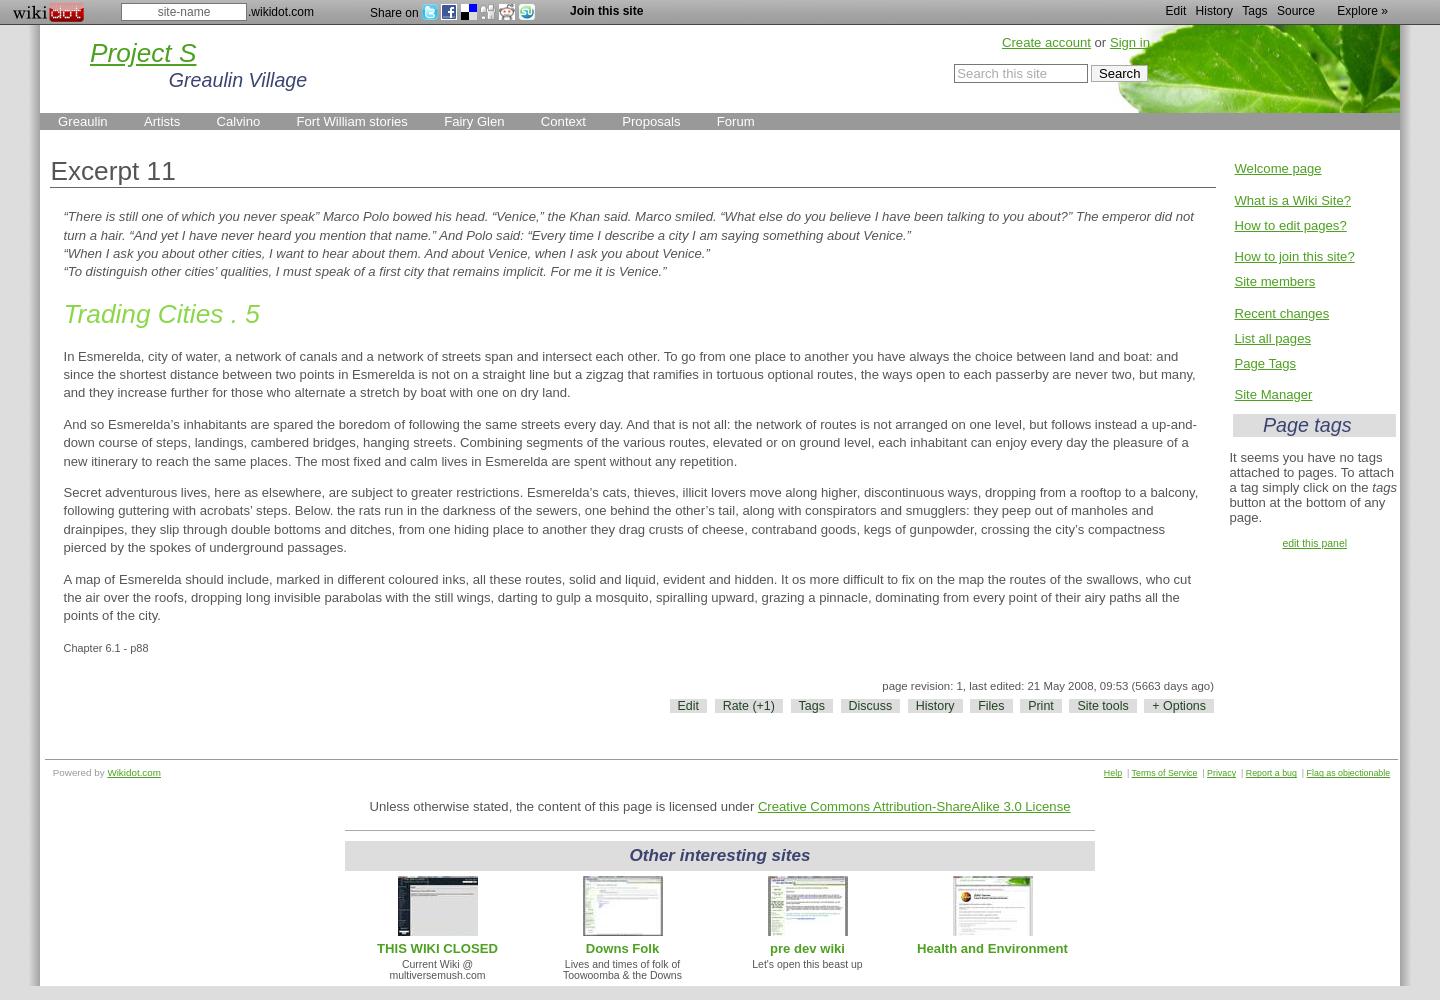 This screenshot has width=1440, height=1000. What do you see at coordinates (1384, 485) in the screenshot?
I see `'tags'` at bounding box center [1384, 485].